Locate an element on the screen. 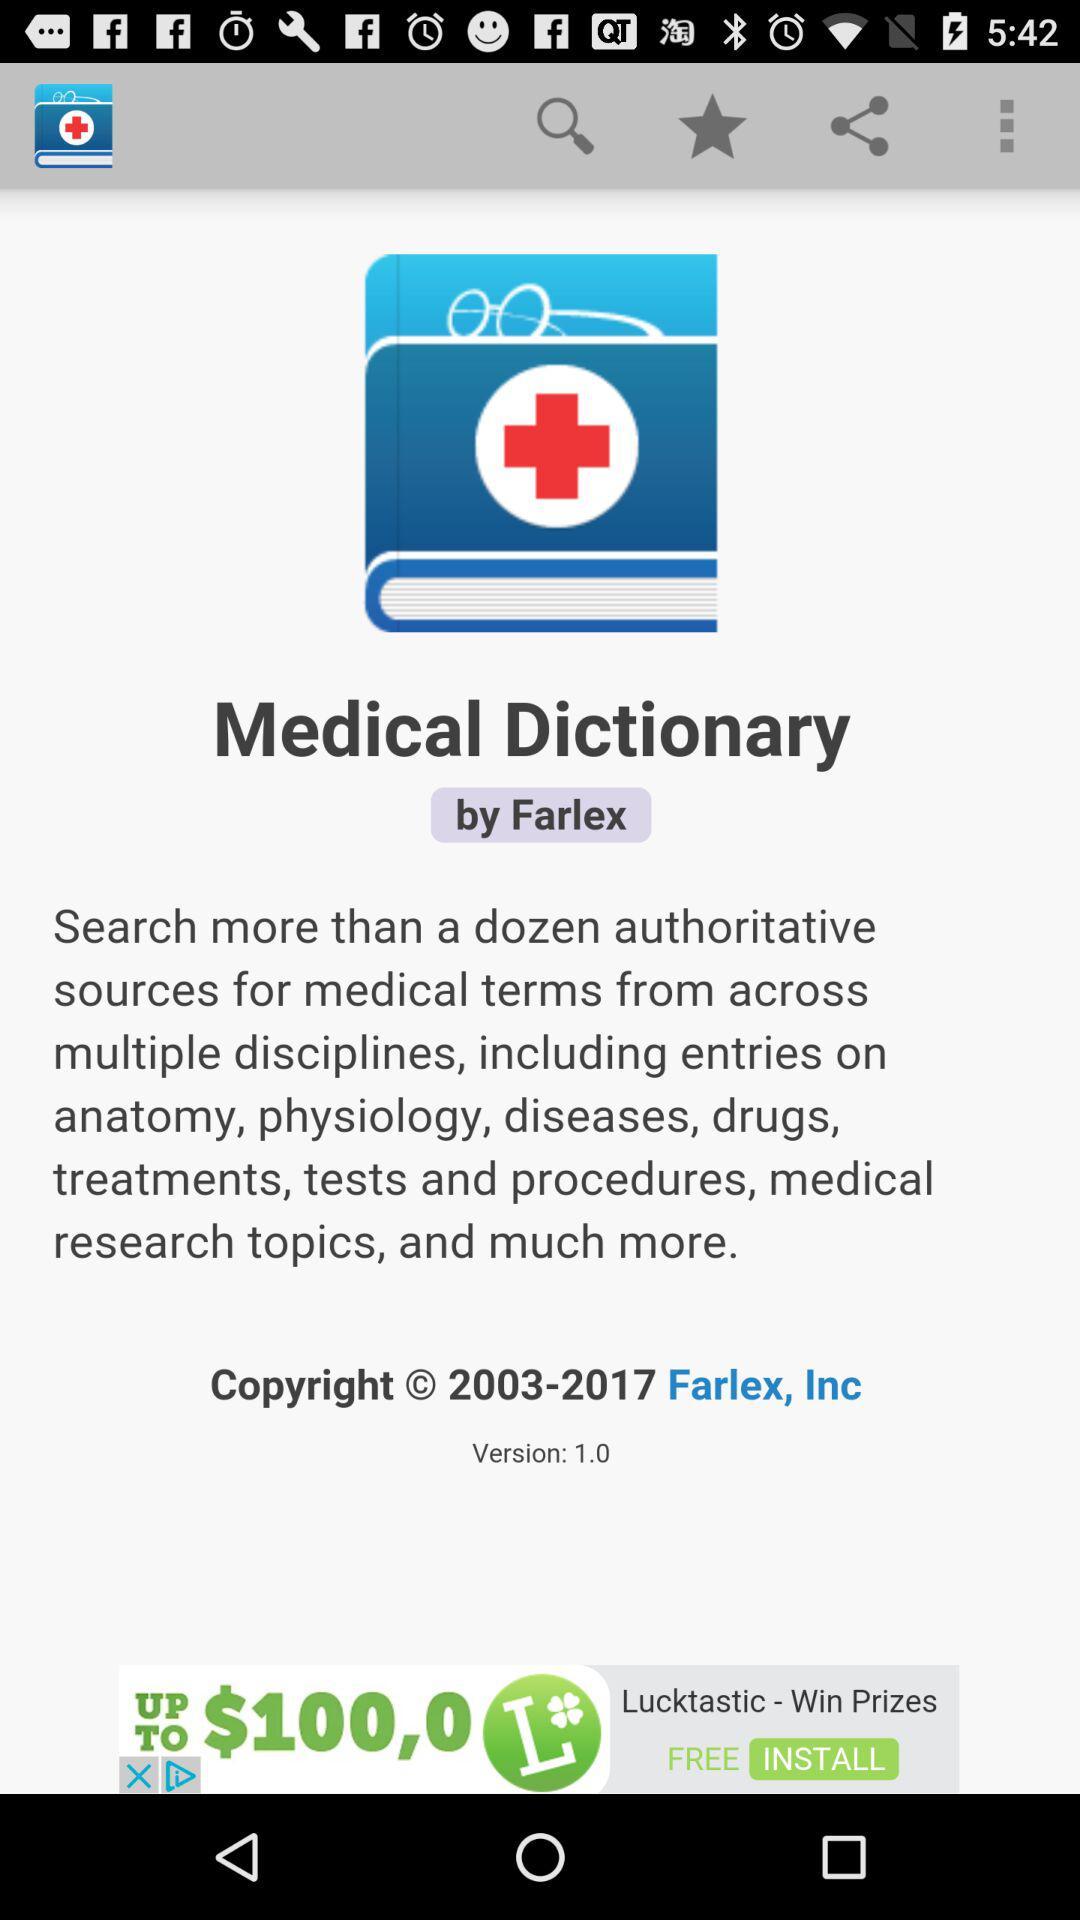 The height and width of the screenshot is (1920, 1080). advertisement is located at coordinates (538, 1726).